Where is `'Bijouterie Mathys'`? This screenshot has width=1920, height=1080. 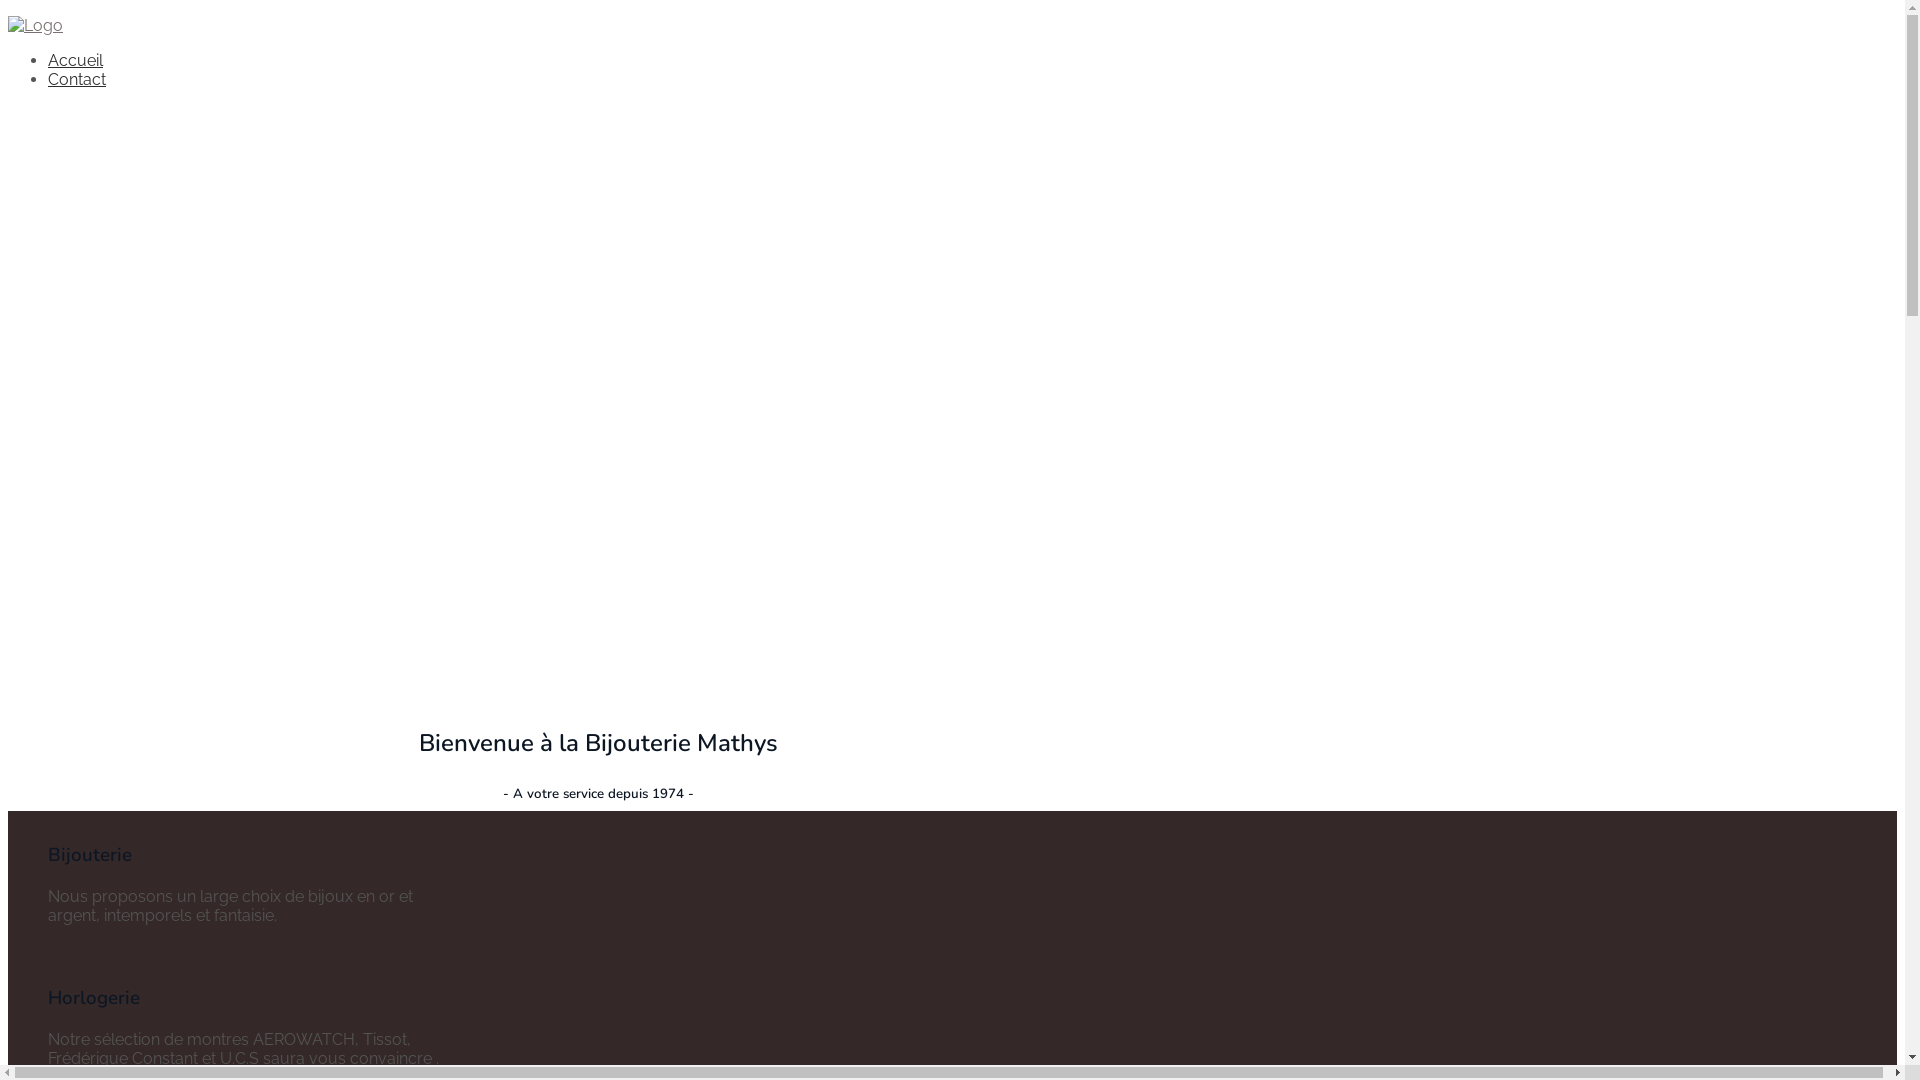 'Bijouterie Mathys' is located at coordinates (35, 25).